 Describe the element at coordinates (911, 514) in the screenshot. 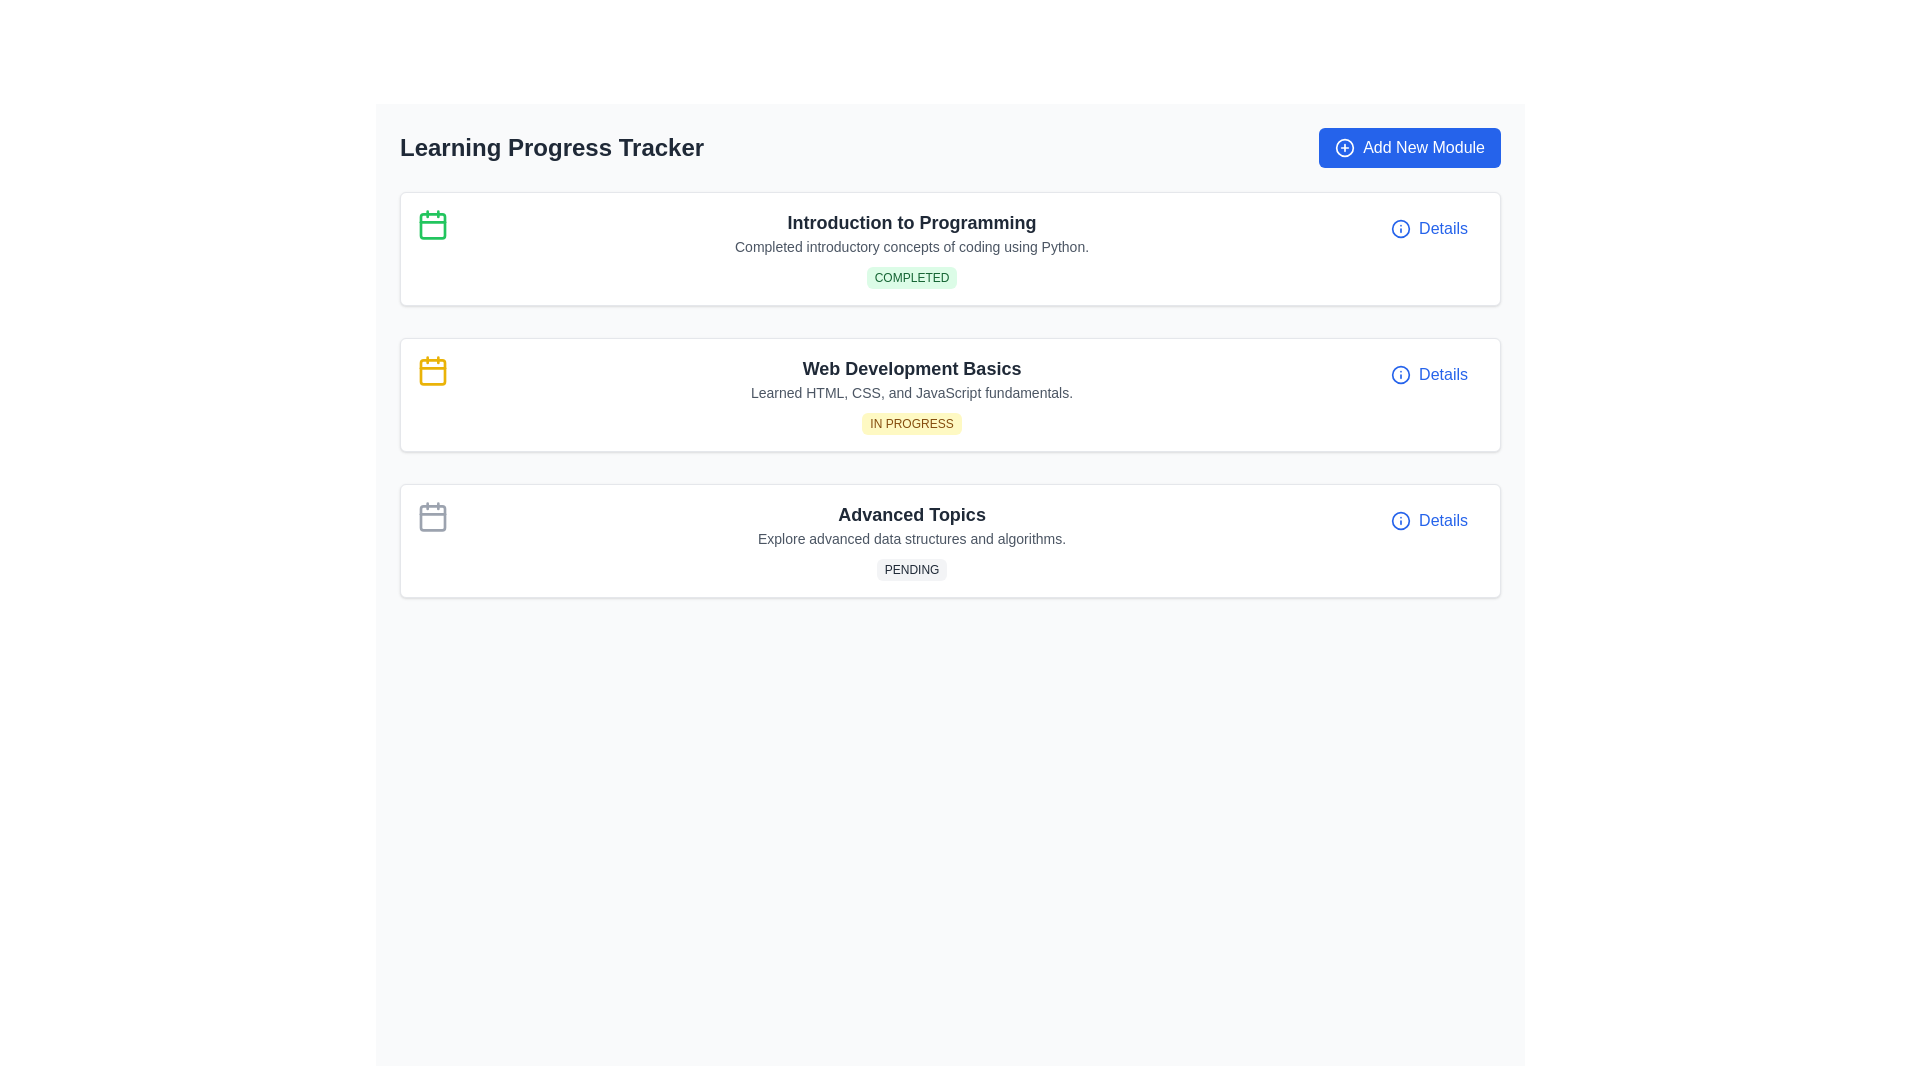

I see `the 'Advanced Topics' text label, which is styled with a large bold font in dark gray, serving as the title in the third module of the learning modules list` at that location.